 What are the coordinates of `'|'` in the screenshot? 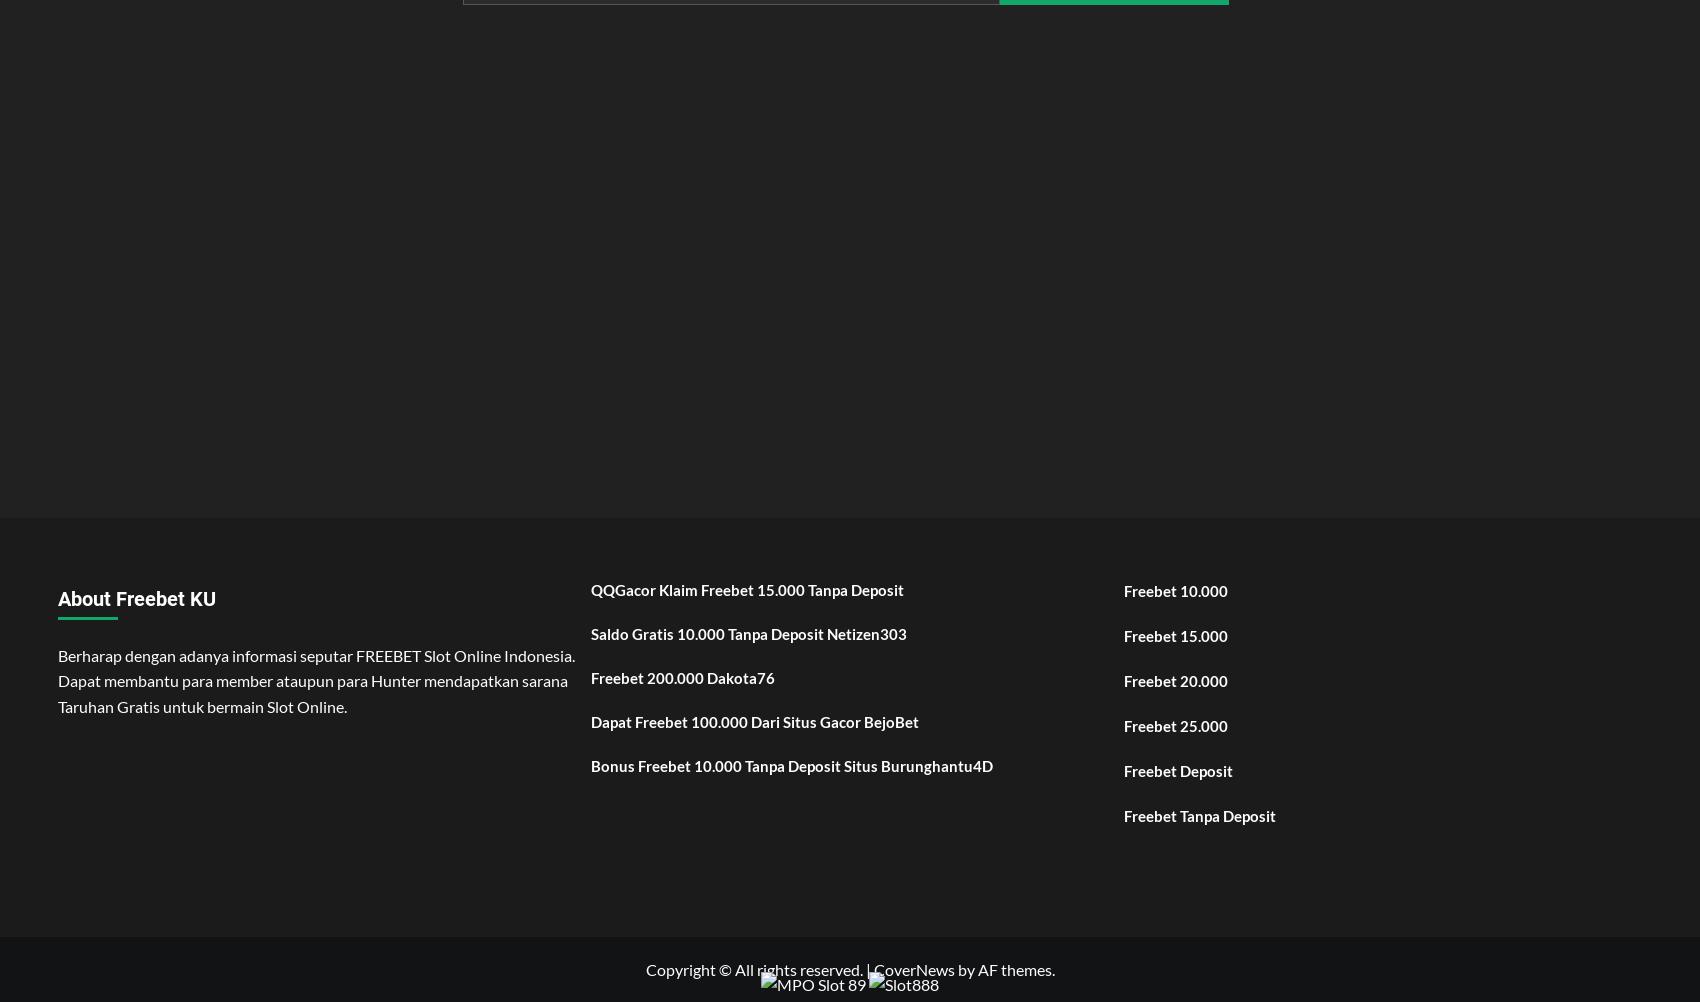 It's located at (864, 968).